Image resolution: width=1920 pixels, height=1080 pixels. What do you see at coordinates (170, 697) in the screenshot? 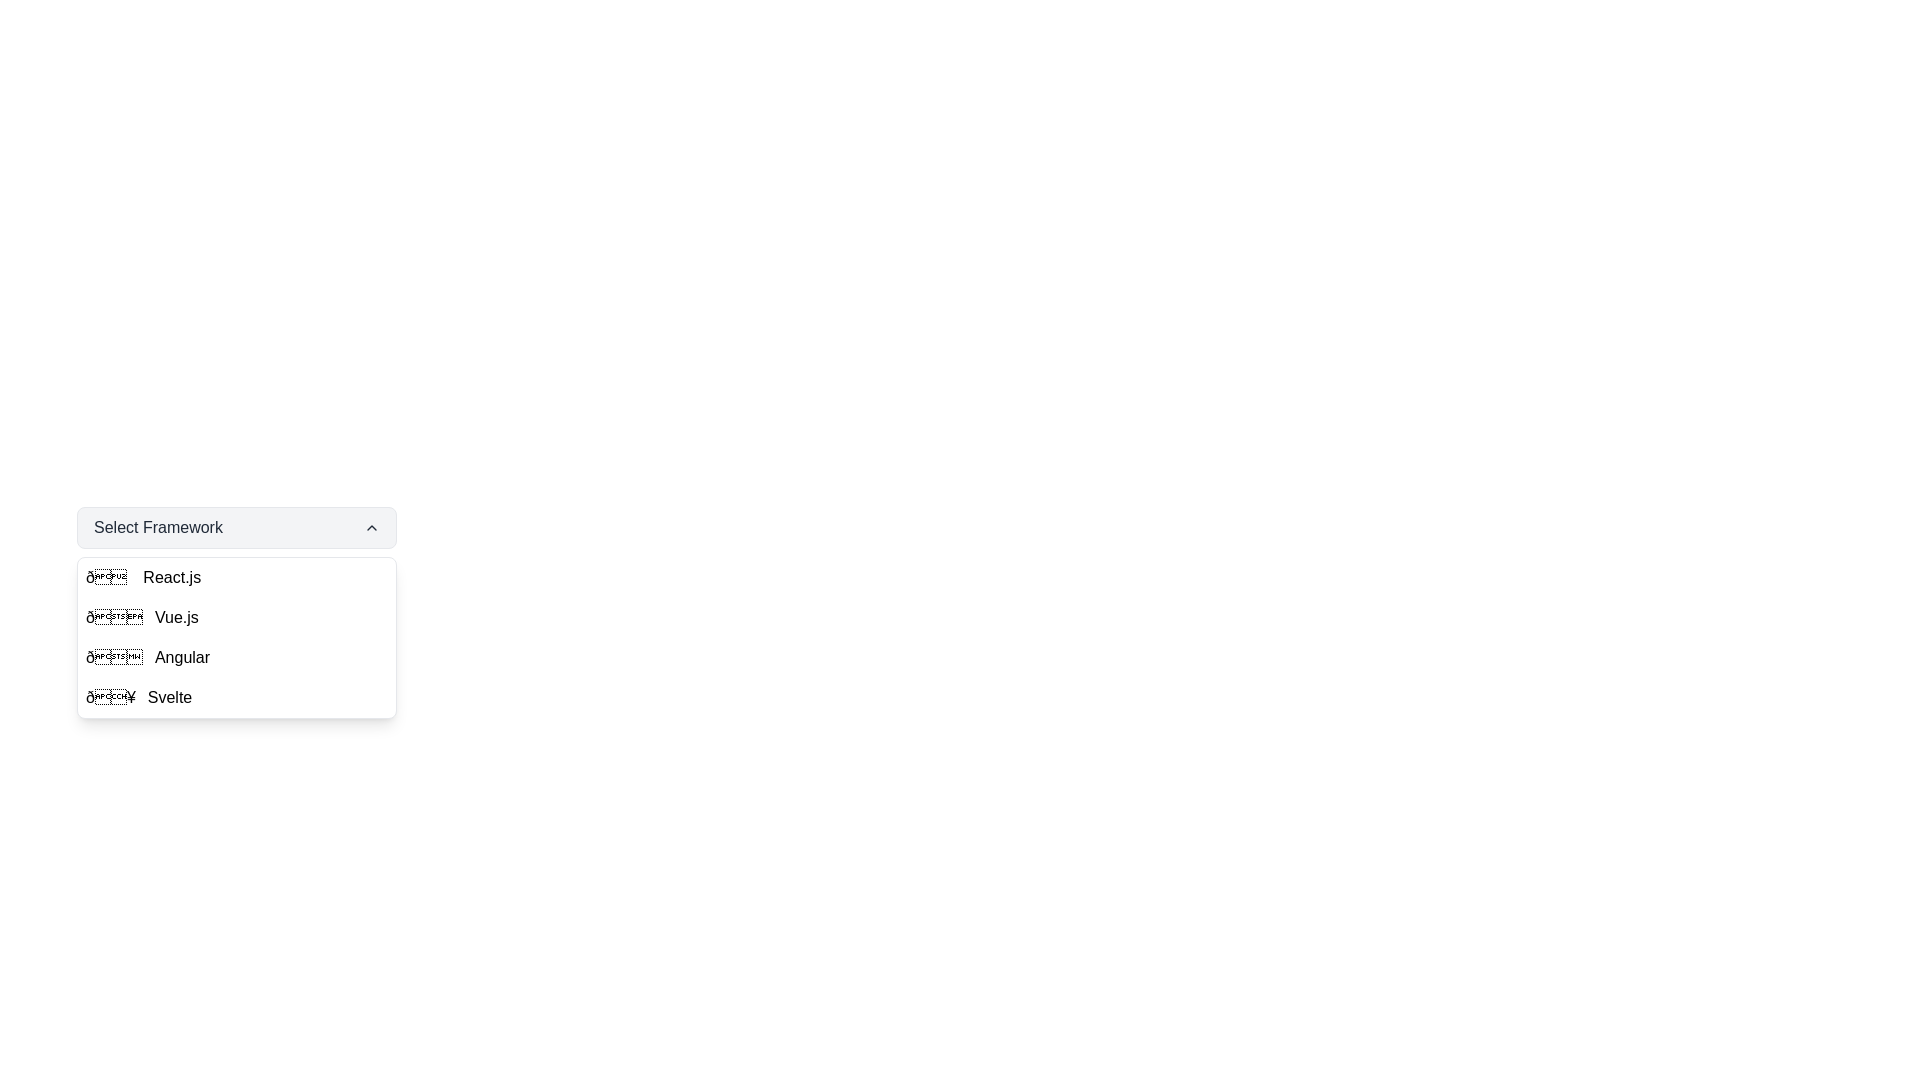
I see `the 'Svelte' label in the dropdown menu under the 'Select Framework' label` at bounding box center [170, 697].